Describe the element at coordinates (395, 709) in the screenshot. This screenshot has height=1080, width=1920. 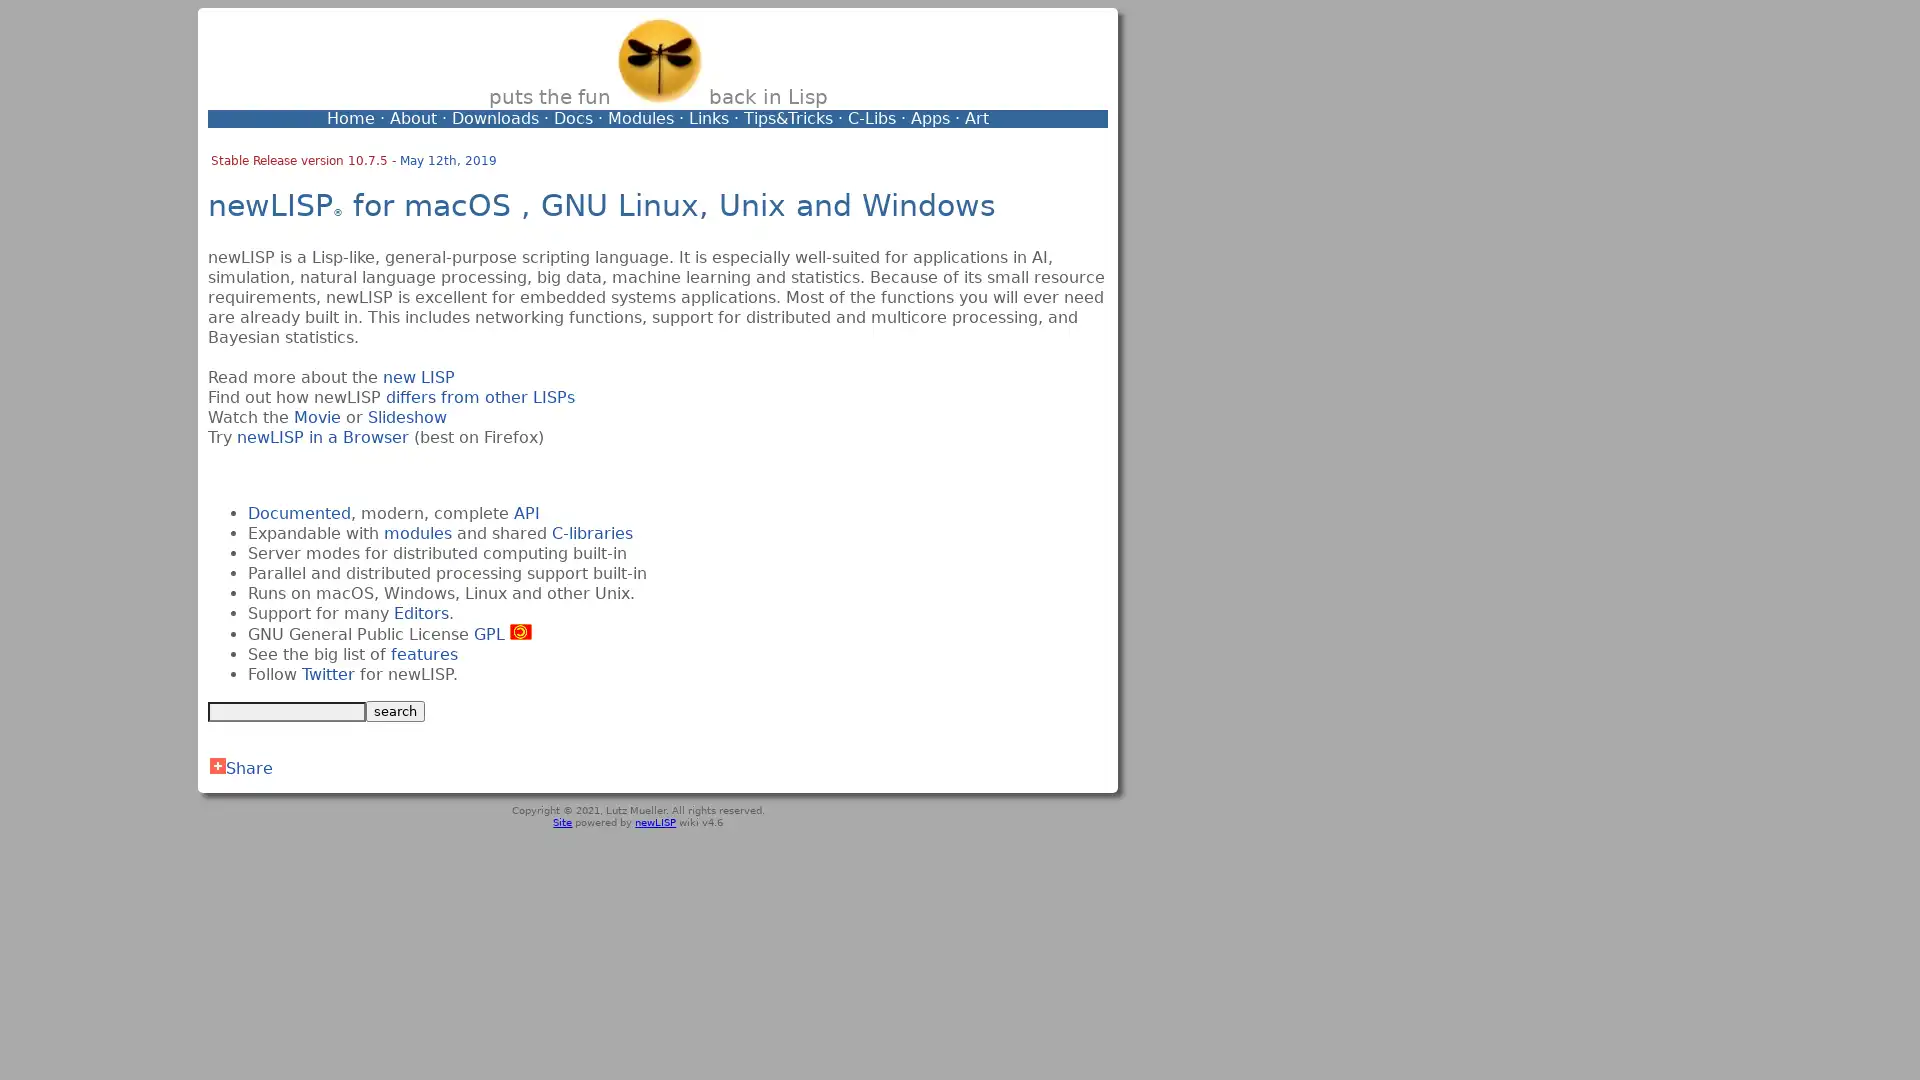
I see `search` at that location.